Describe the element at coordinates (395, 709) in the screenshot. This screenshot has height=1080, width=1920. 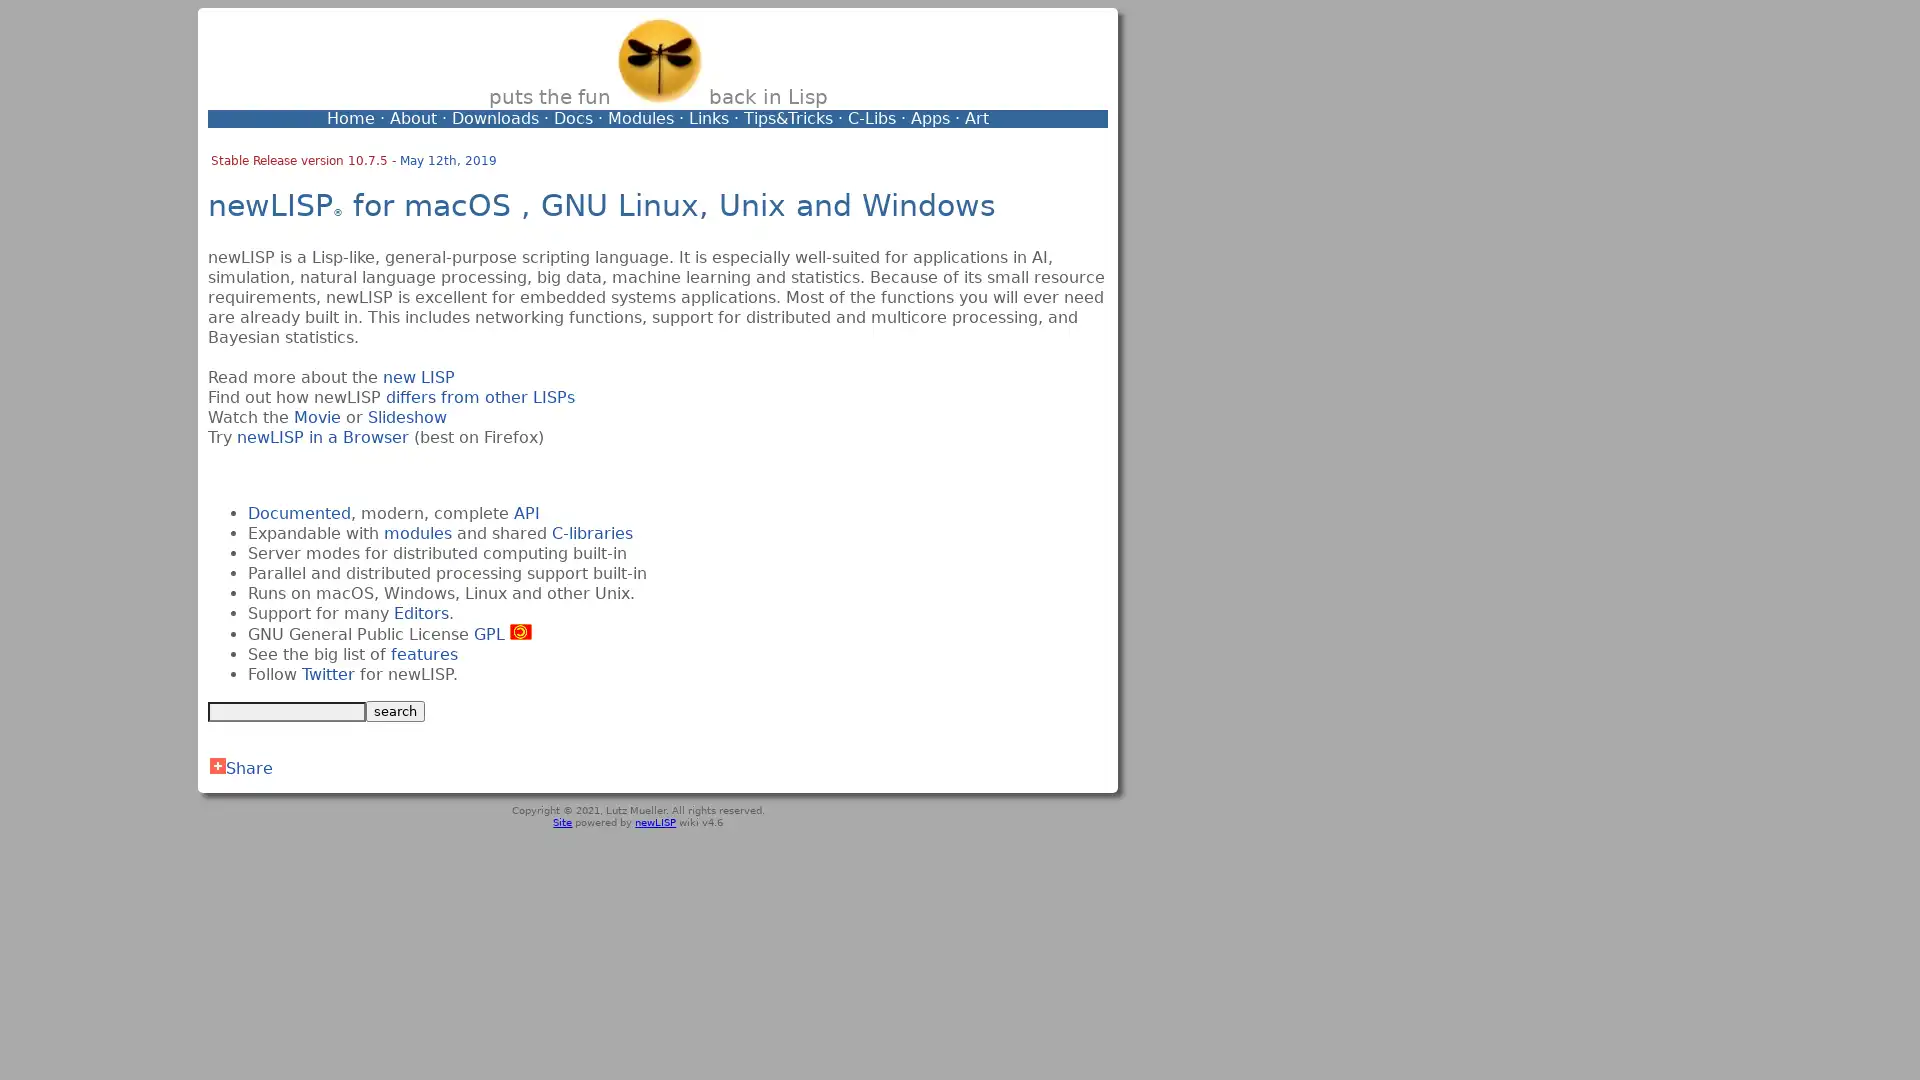
I see `search` at that location.